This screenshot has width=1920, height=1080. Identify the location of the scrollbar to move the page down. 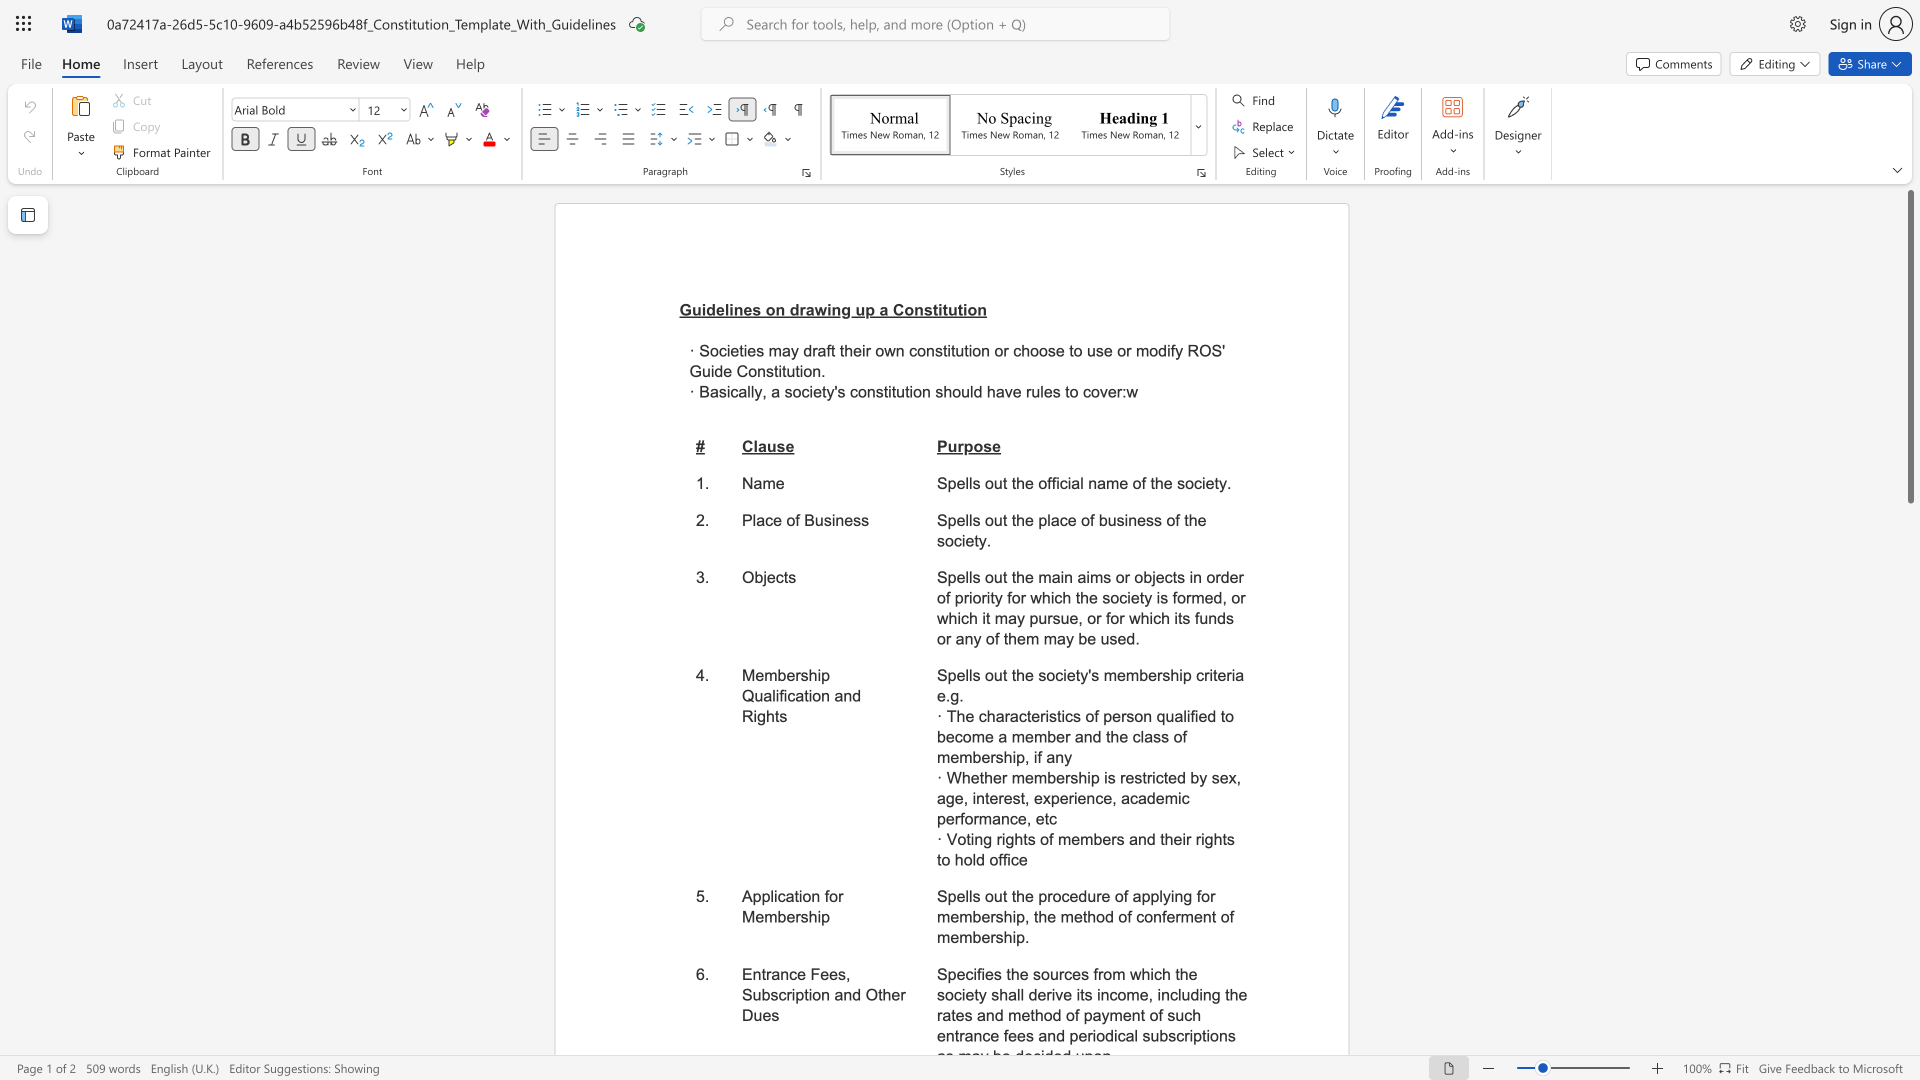
(1909, 640).